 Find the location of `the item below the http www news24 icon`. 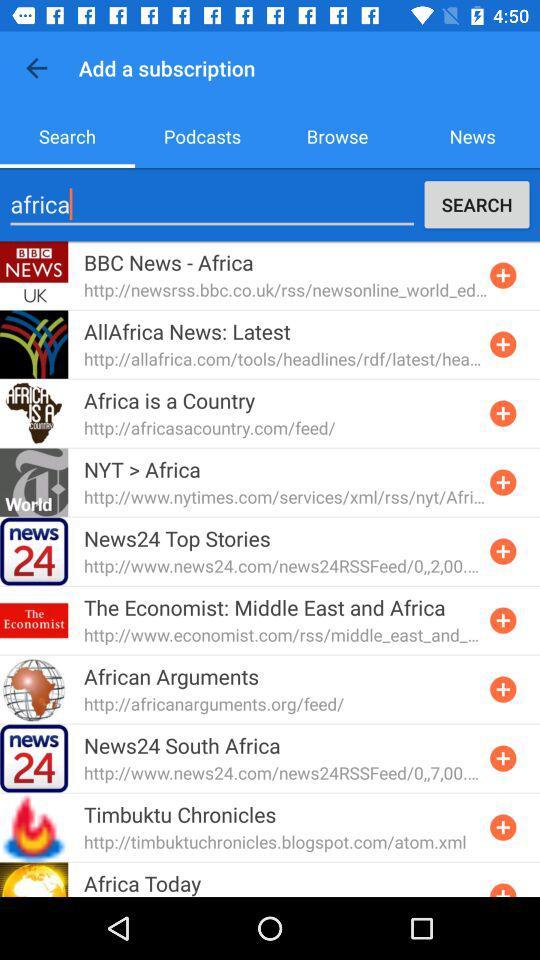

the item below the http www news24 icon is located at coordinates (264, 606).